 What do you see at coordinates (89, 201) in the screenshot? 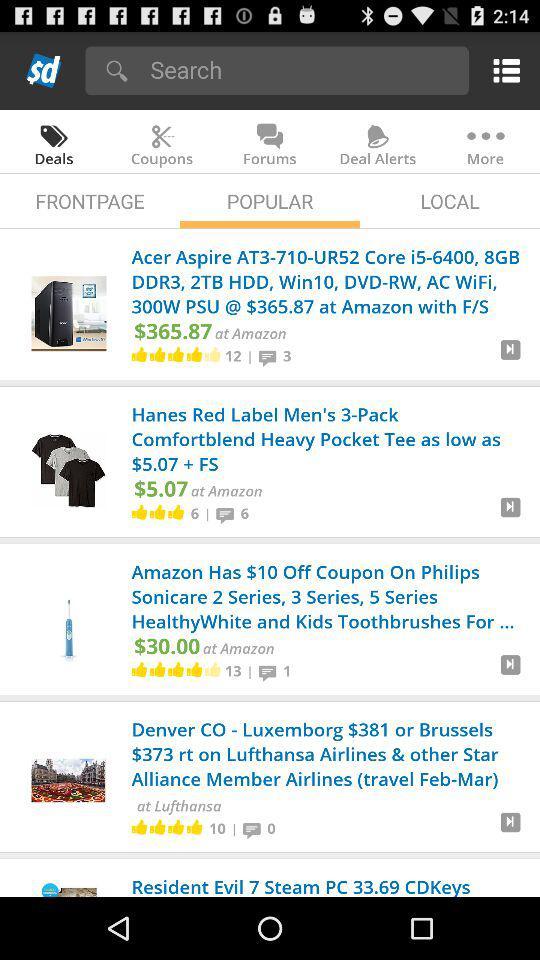
I see `app to the left of the popular app` at bounding box center [89, 201].